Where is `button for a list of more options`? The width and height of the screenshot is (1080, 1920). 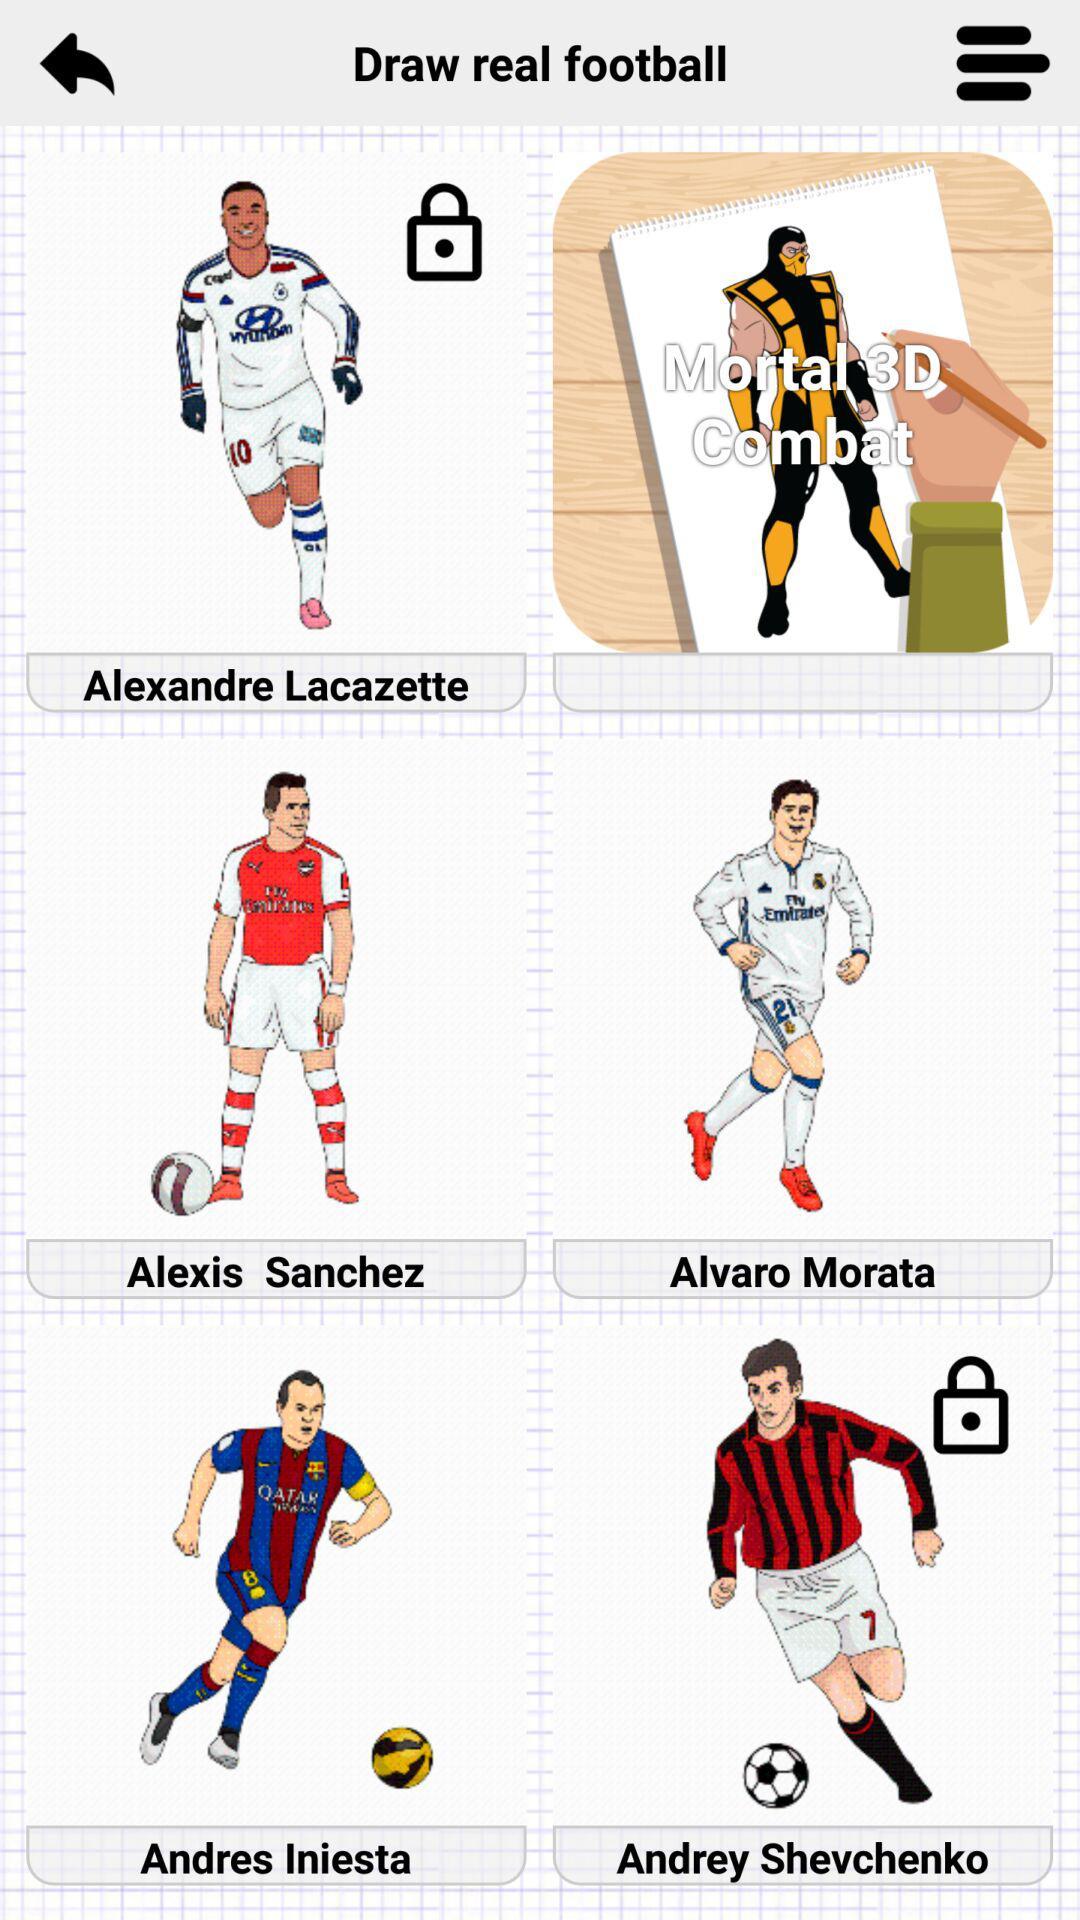
button for a list of more options is located at coordinates (1003, 62).